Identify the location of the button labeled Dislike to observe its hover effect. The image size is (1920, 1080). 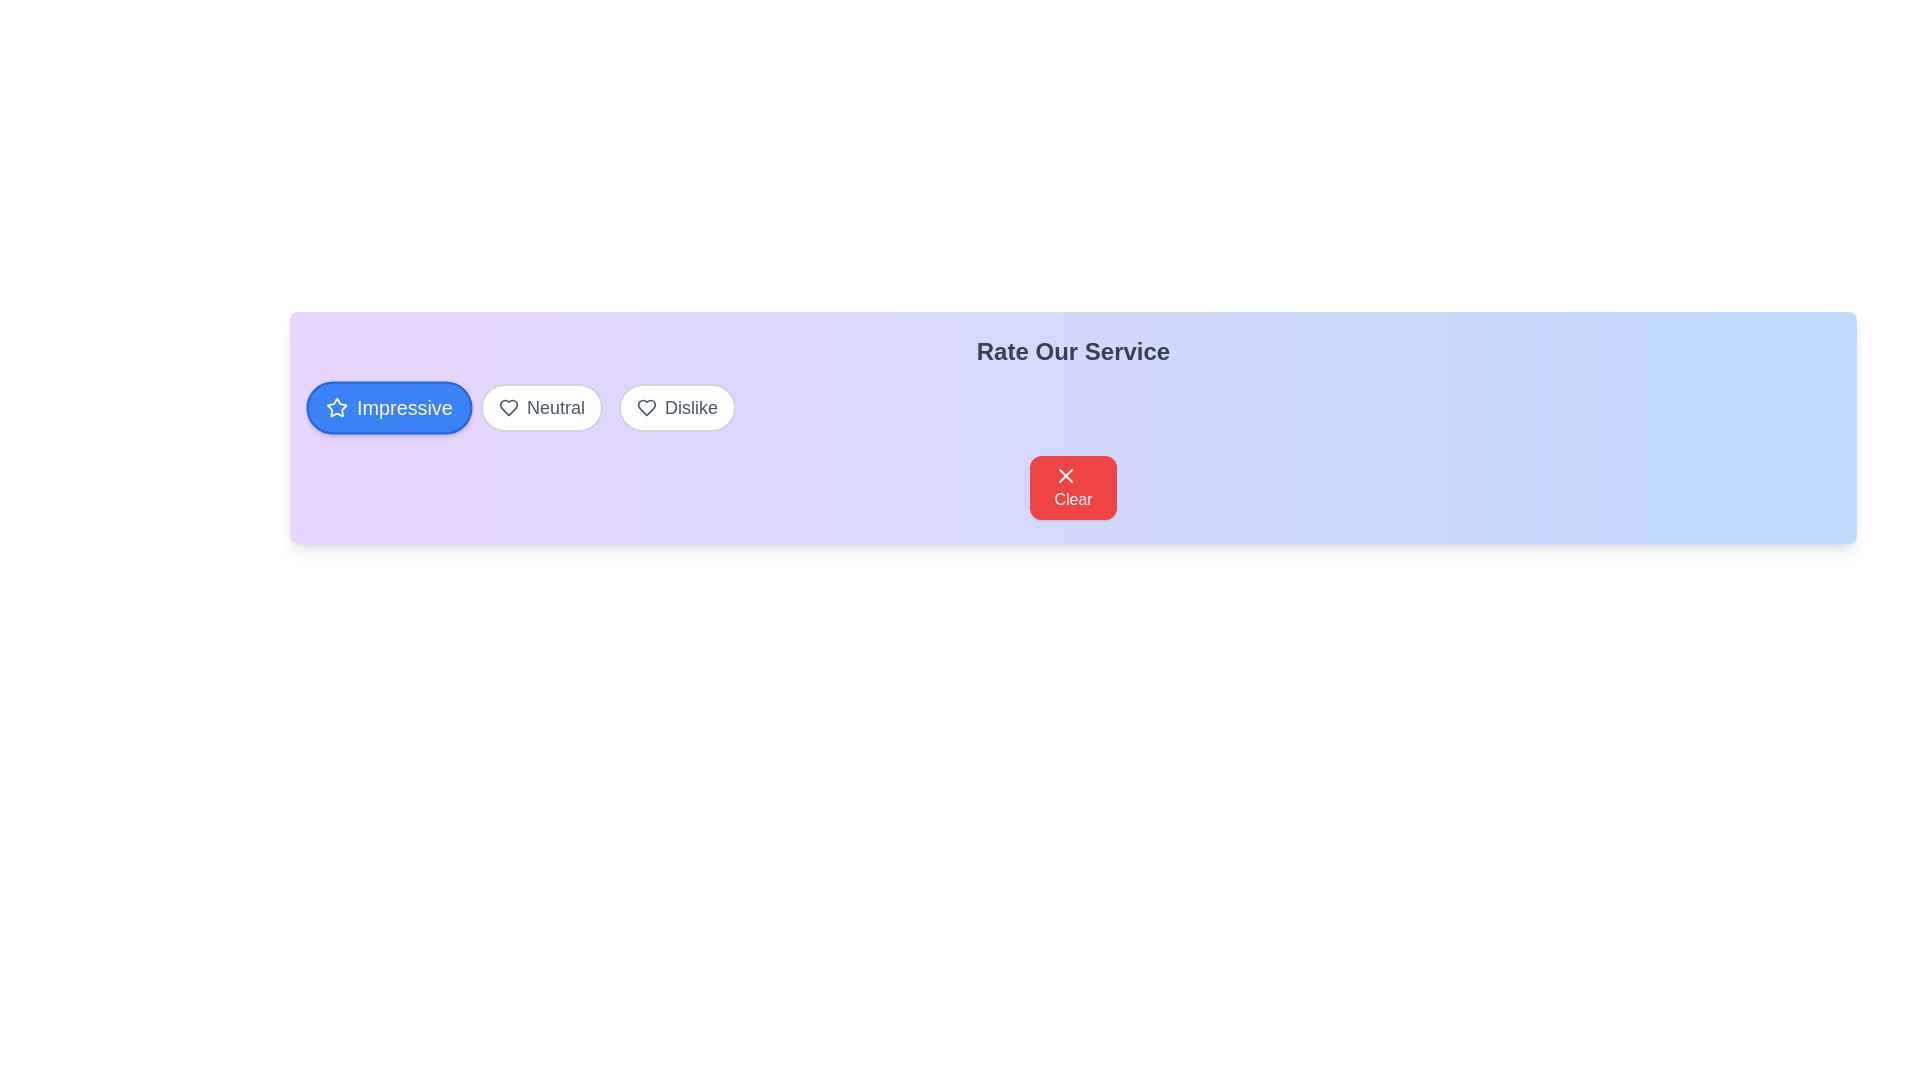
(677, 407).